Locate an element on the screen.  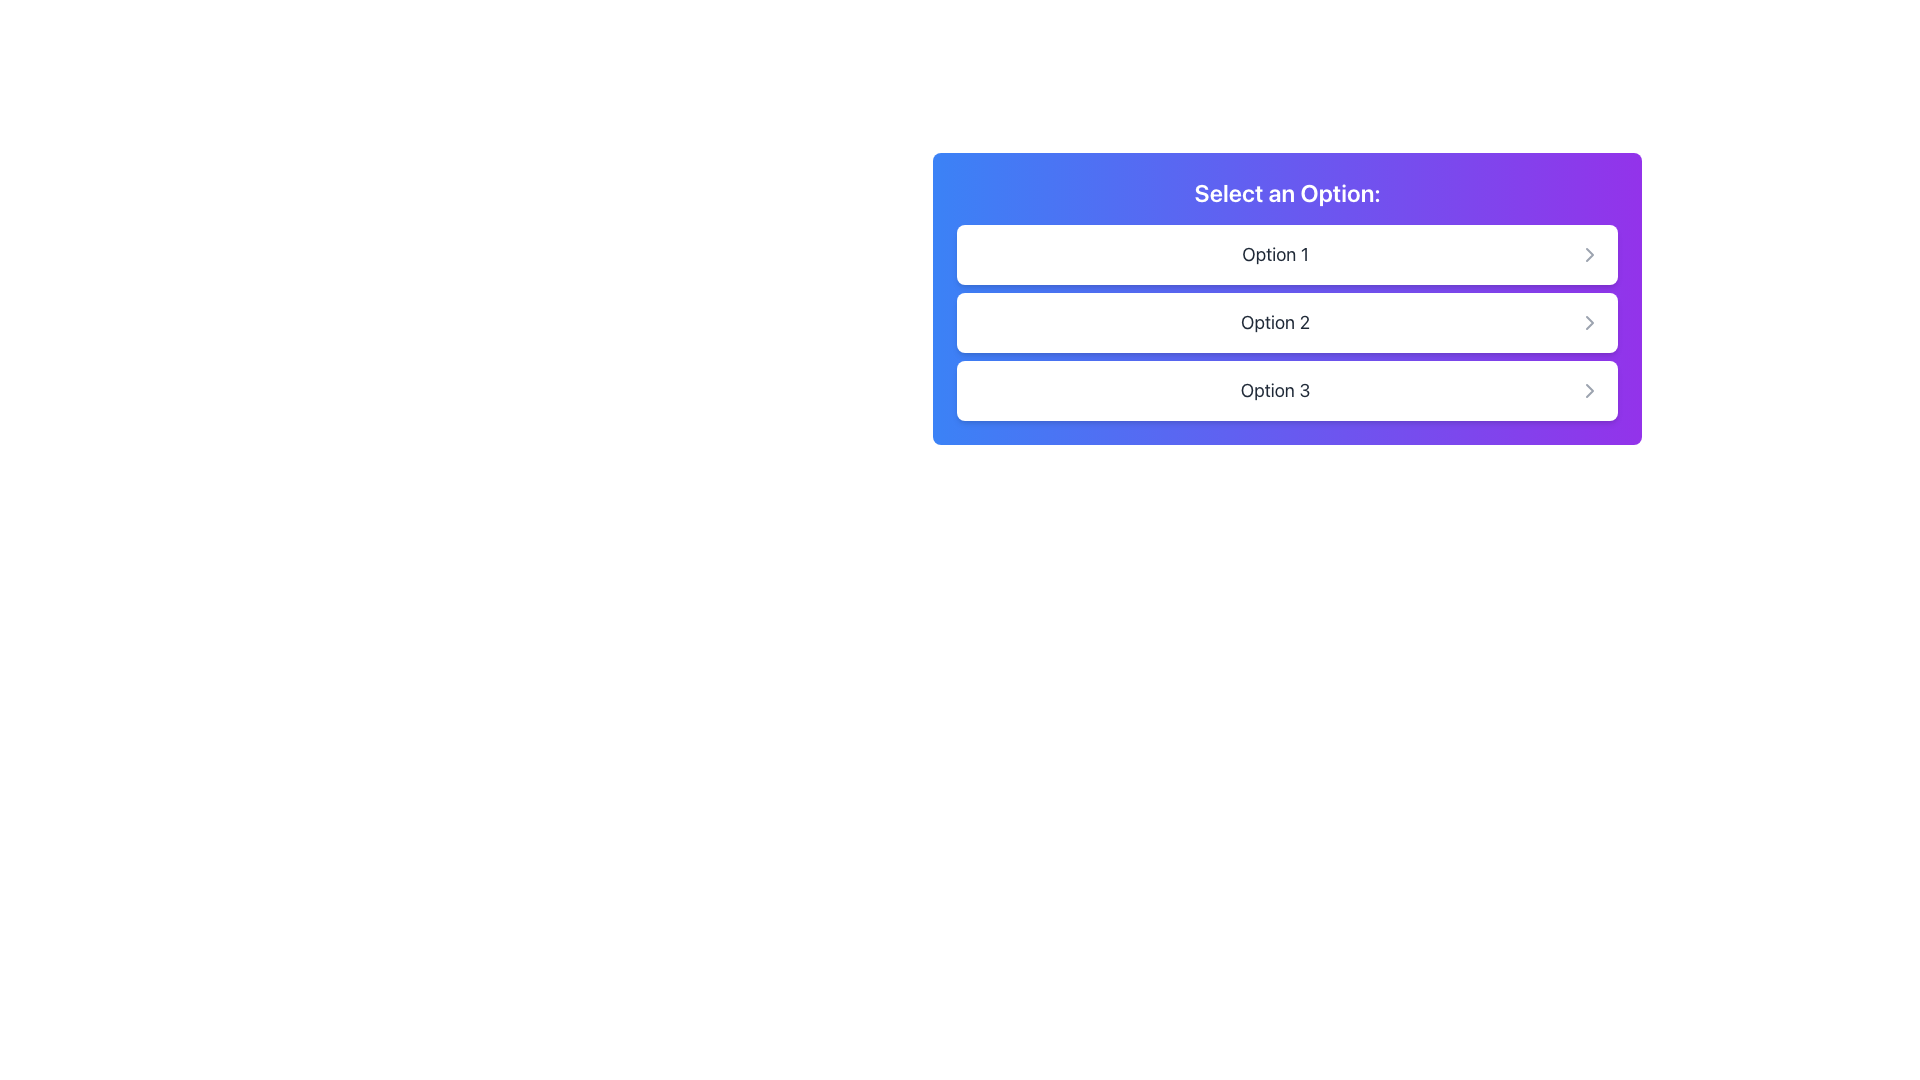
the label displaying 'Option 3' within the clickable menu item located in the third position of a vertically stacked menu is located at coordinates (1274, 390).